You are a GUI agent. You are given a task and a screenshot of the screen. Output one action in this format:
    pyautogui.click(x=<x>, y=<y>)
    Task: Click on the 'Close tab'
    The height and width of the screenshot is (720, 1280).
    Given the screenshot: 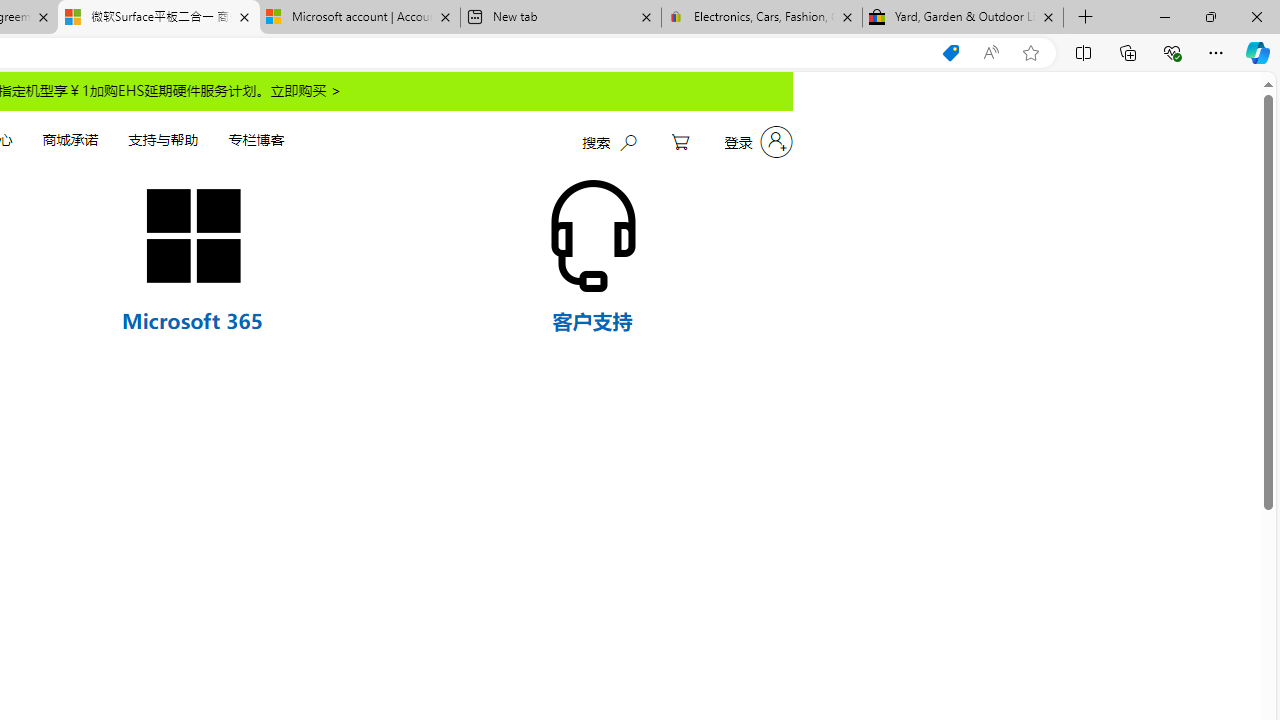 What is the action you would take?
    pyautogui.click(x=1047, y=17)
    